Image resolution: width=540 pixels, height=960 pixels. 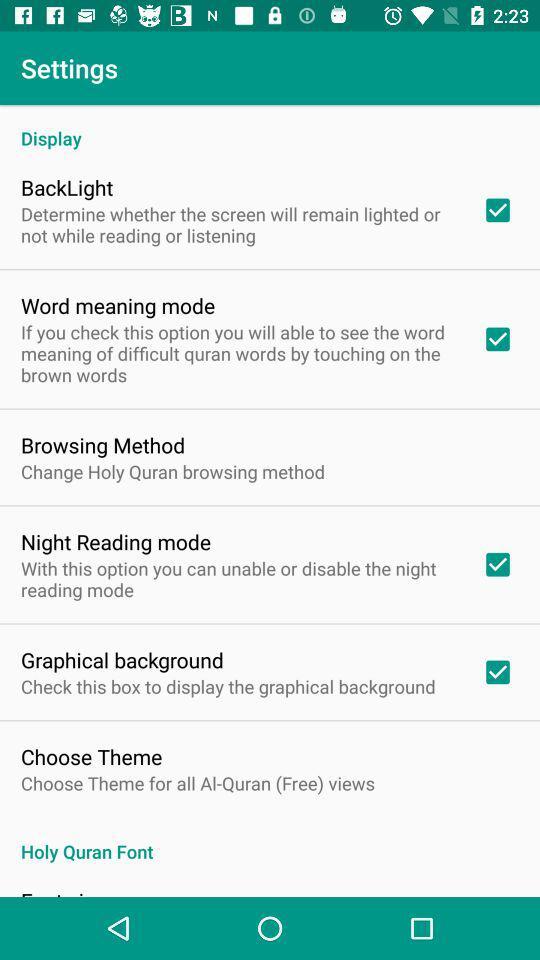 What do you see at coordinates (238, 353) in the screenshot?
I see `the icon above browsing method` at bounding box center [238, 353].